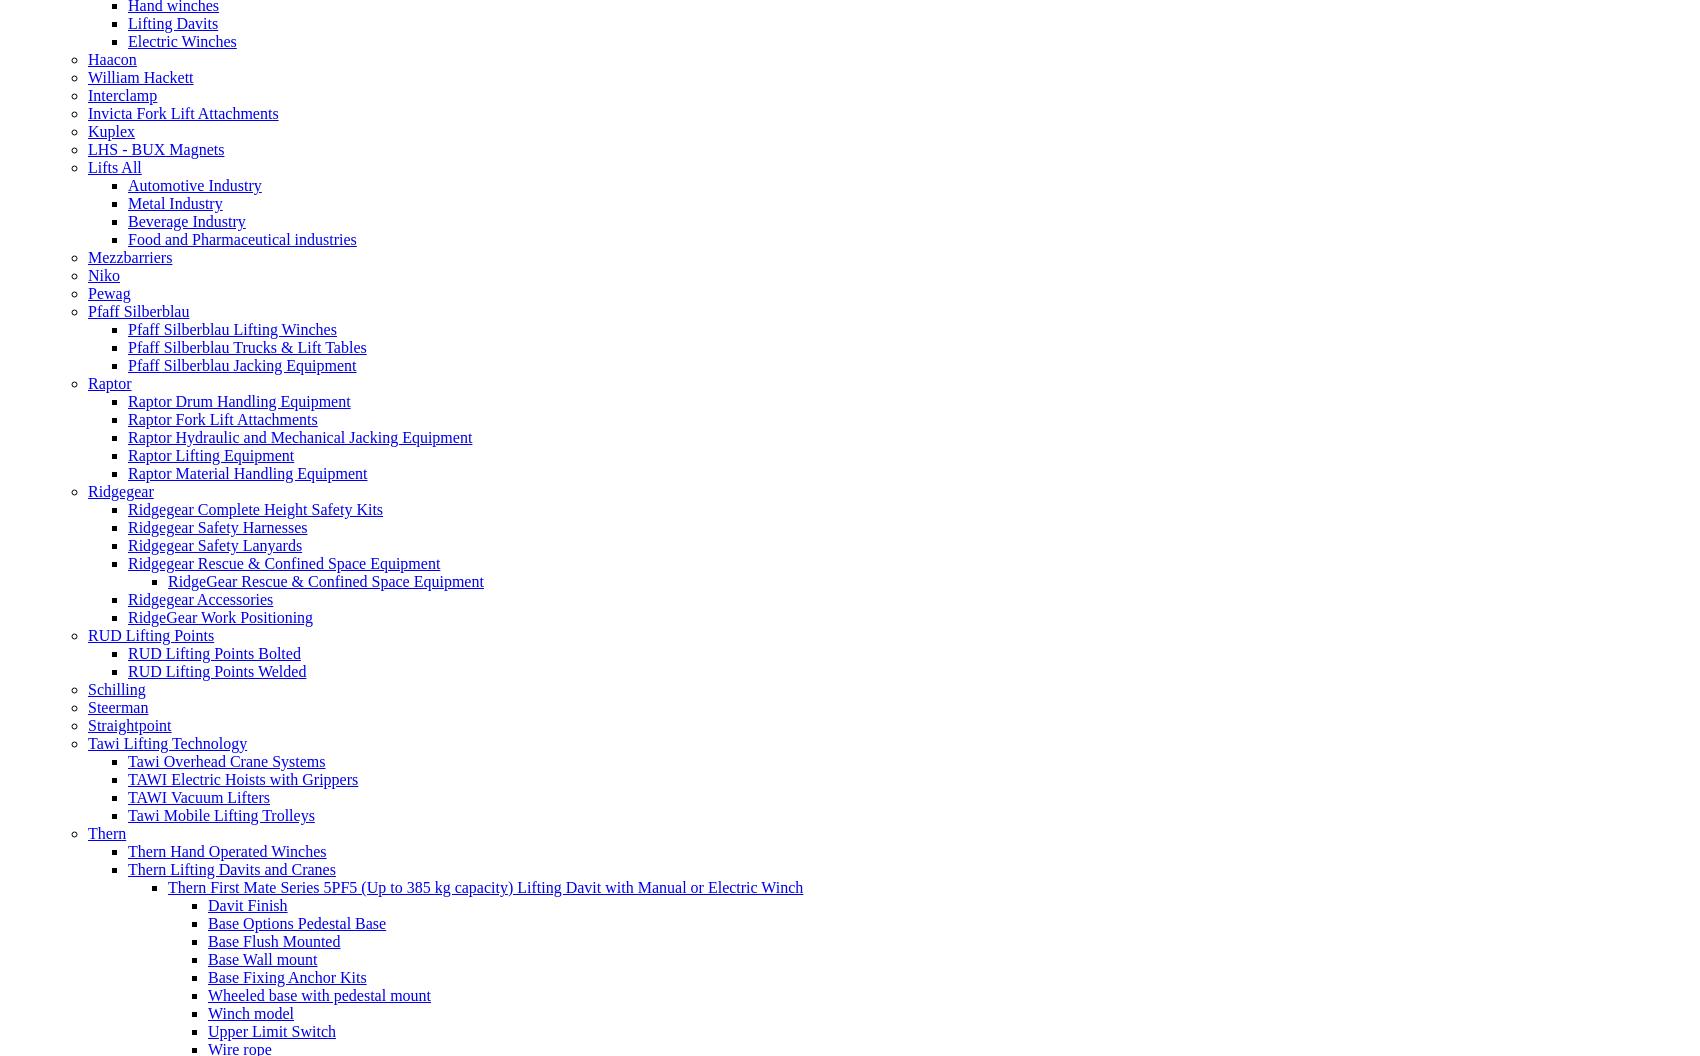 The height and width of the screenshot is (1056, 1700). What do you see at coordinates (129, 255) in the screenshot?
I see `'Mezzbarriers'` at bounding box center [129, 255].